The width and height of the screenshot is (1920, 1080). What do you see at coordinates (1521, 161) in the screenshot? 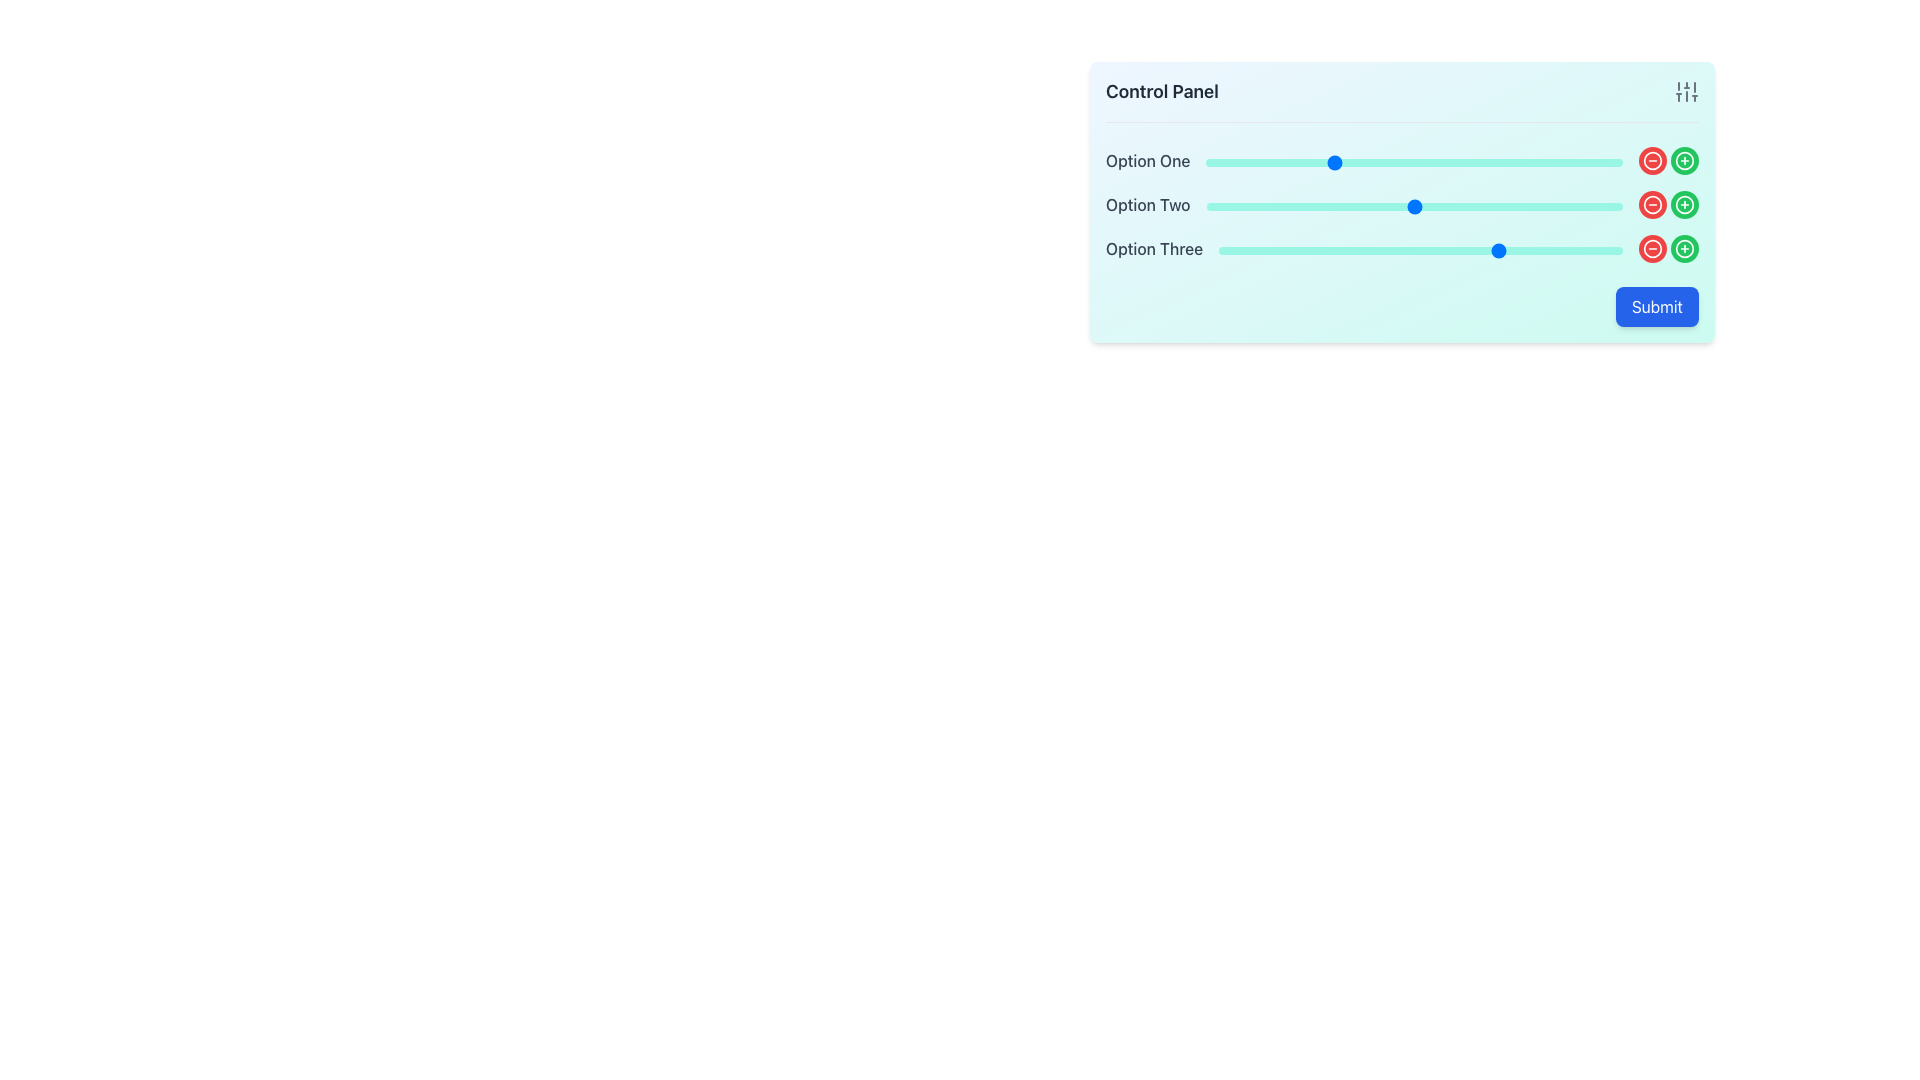
I see `the slider` at bounding box center [1521, 161].